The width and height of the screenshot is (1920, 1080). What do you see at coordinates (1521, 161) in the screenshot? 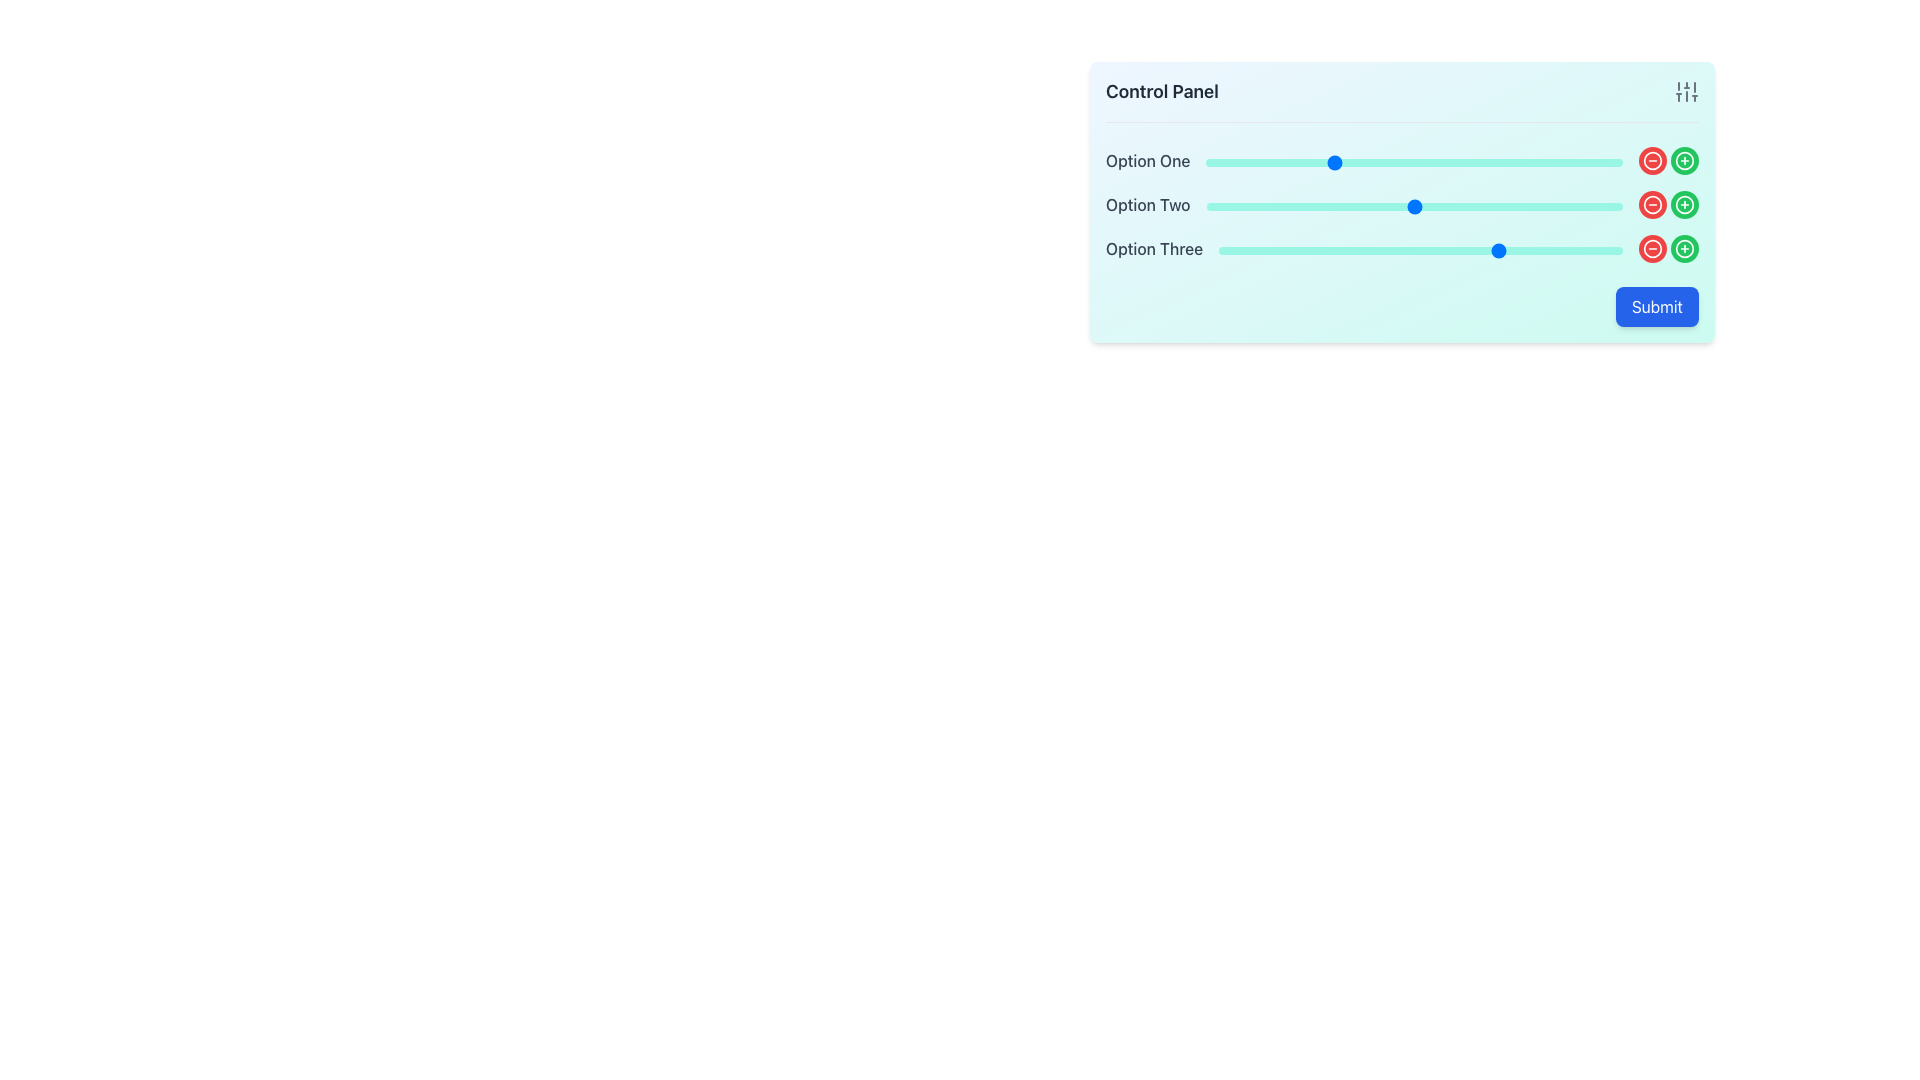
I see `the slider` at bounding box center [1521, 161].